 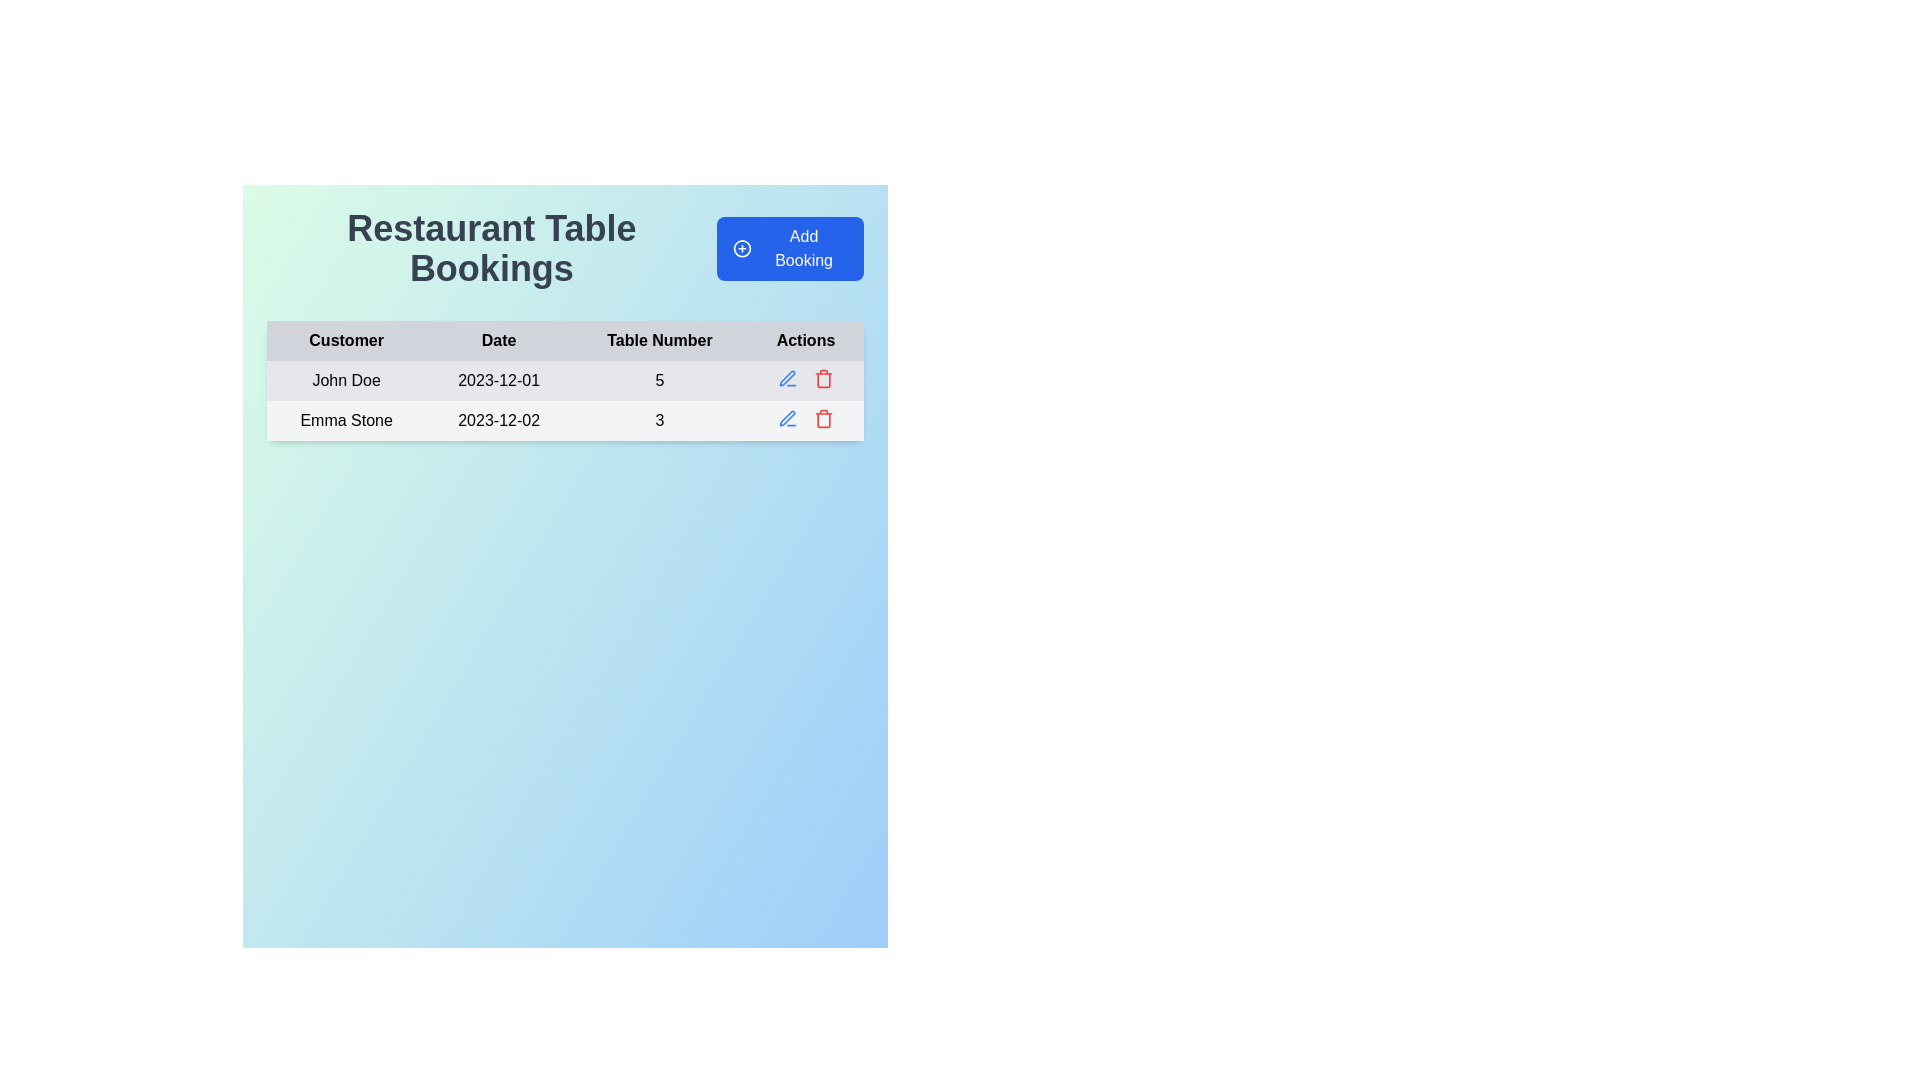 I want to click on the circular icon with a plus sign located to the left of the 'Add Booking' button, so click(x=741, y=248).